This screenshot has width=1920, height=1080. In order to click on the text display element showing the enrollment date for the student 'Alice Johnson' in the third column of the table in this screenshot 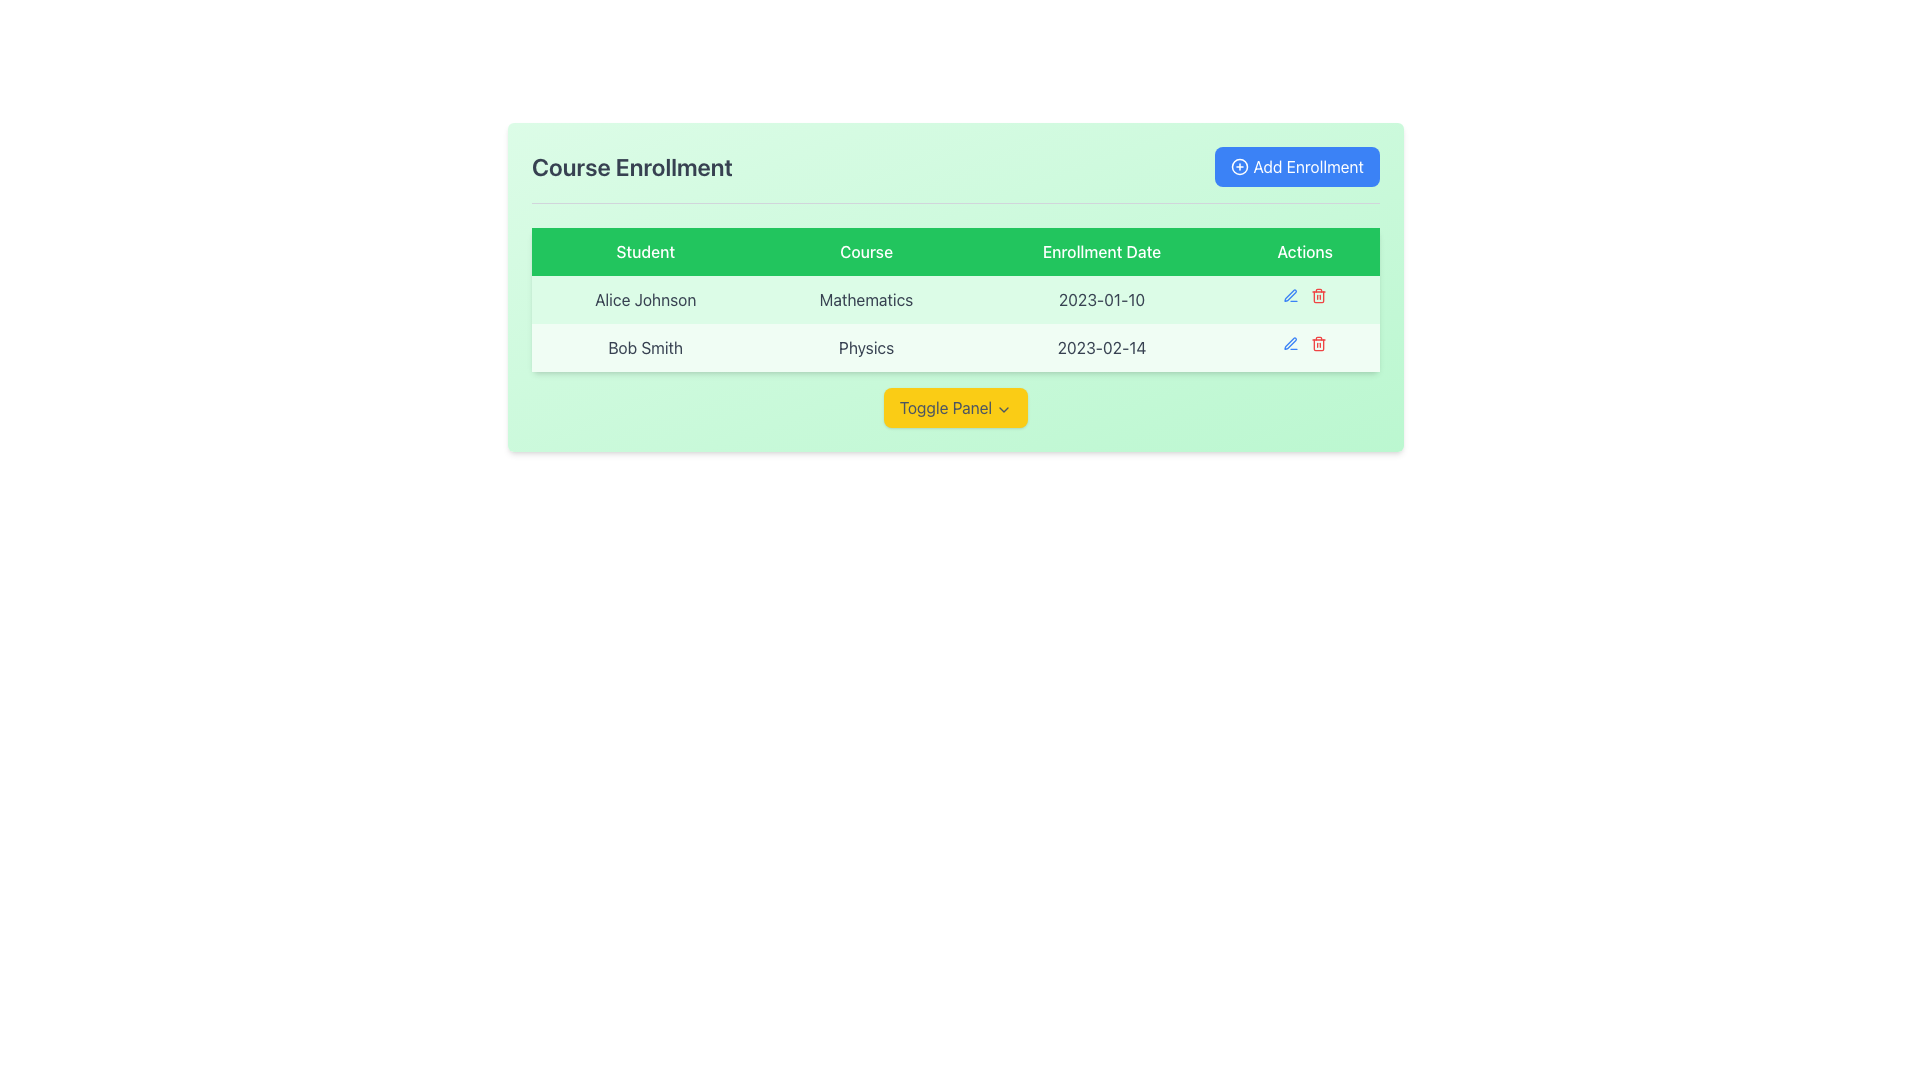, I will do `click(1101, 300)`.